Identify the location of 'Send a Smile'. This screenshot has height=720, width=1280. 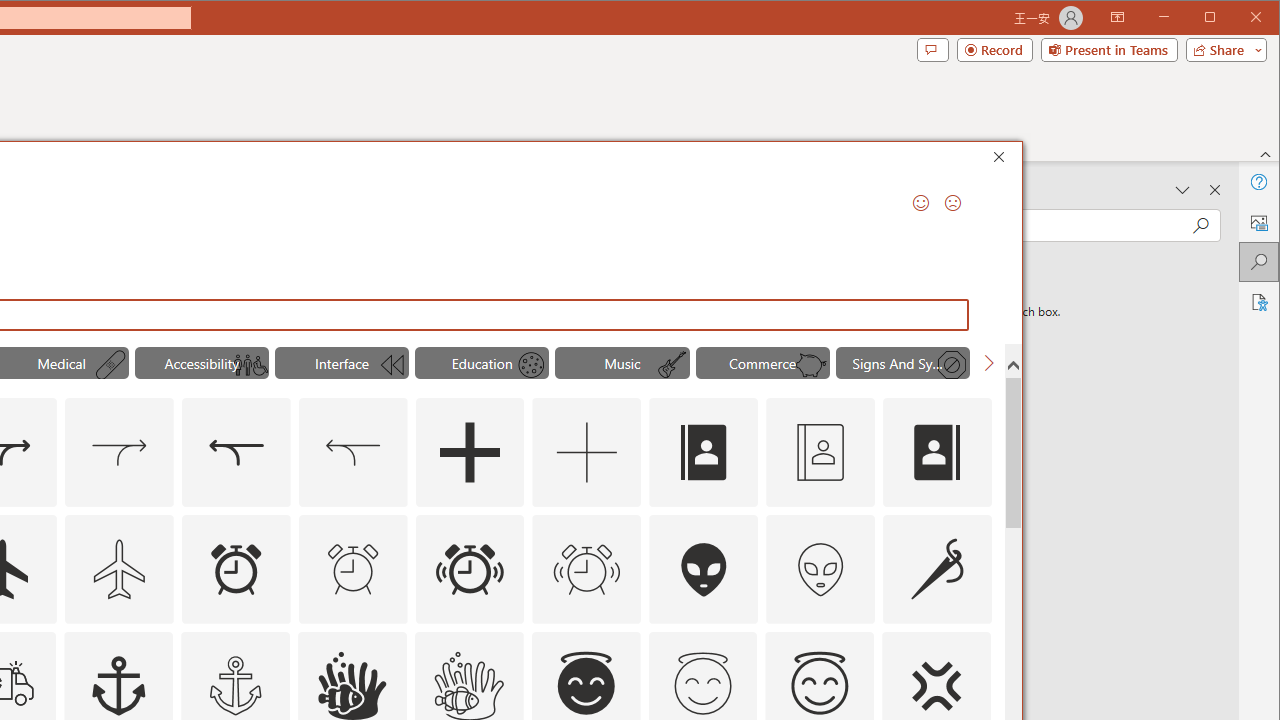
(919, 203).